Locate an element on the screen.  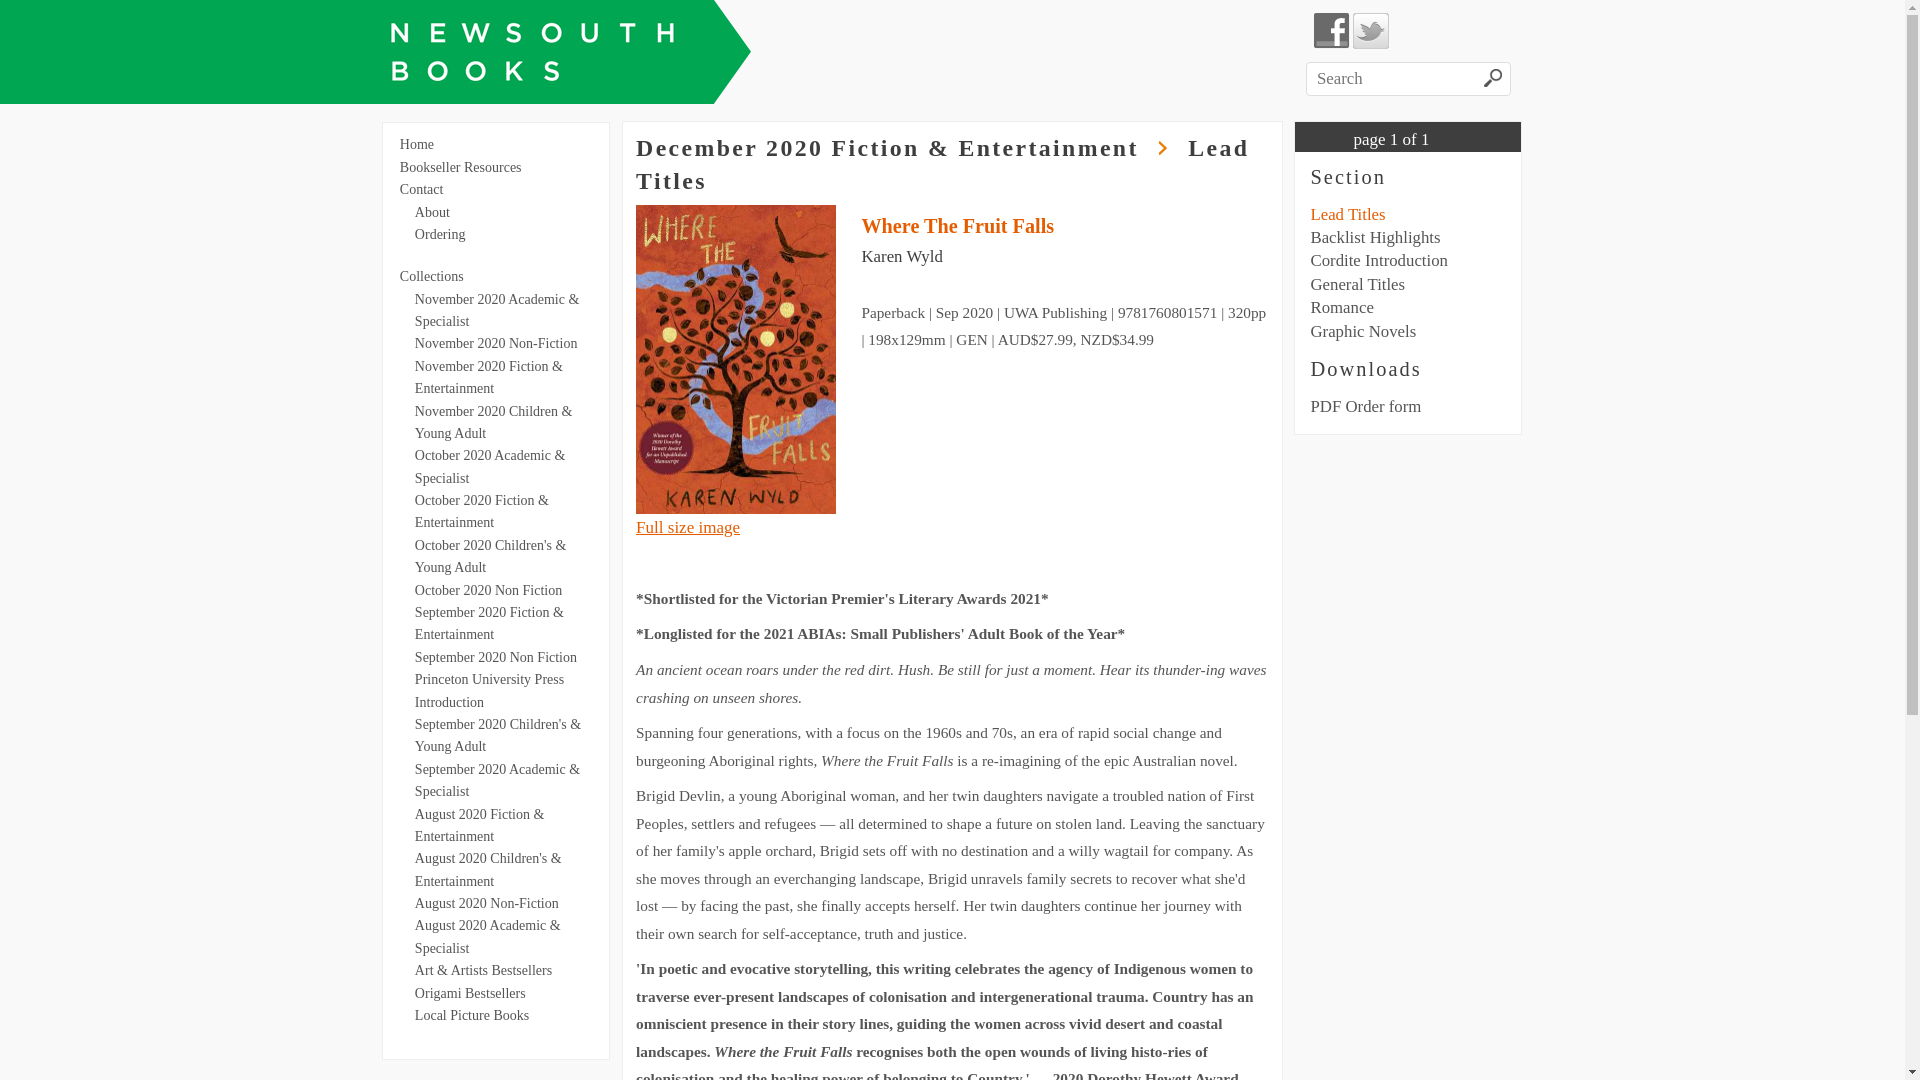
'October 2020 Non Fiction' is located at coordinates (488, 589).